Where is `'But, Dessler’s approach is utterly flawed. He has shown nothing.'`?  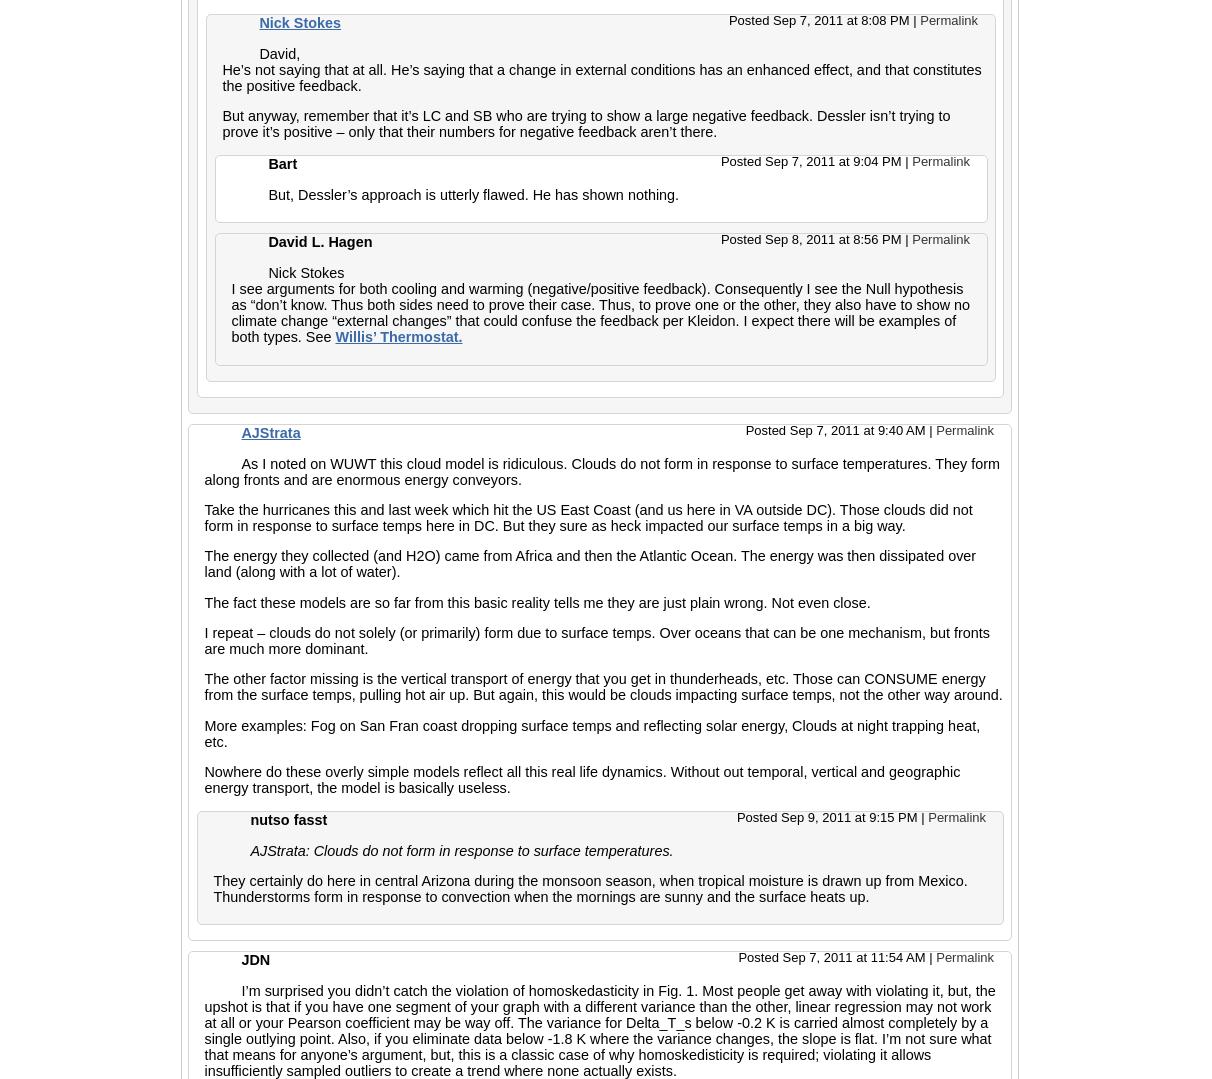 'But, Dessler’s approach is utterly flawed. He has shown nothing.' is located at coordinates (472, 194).